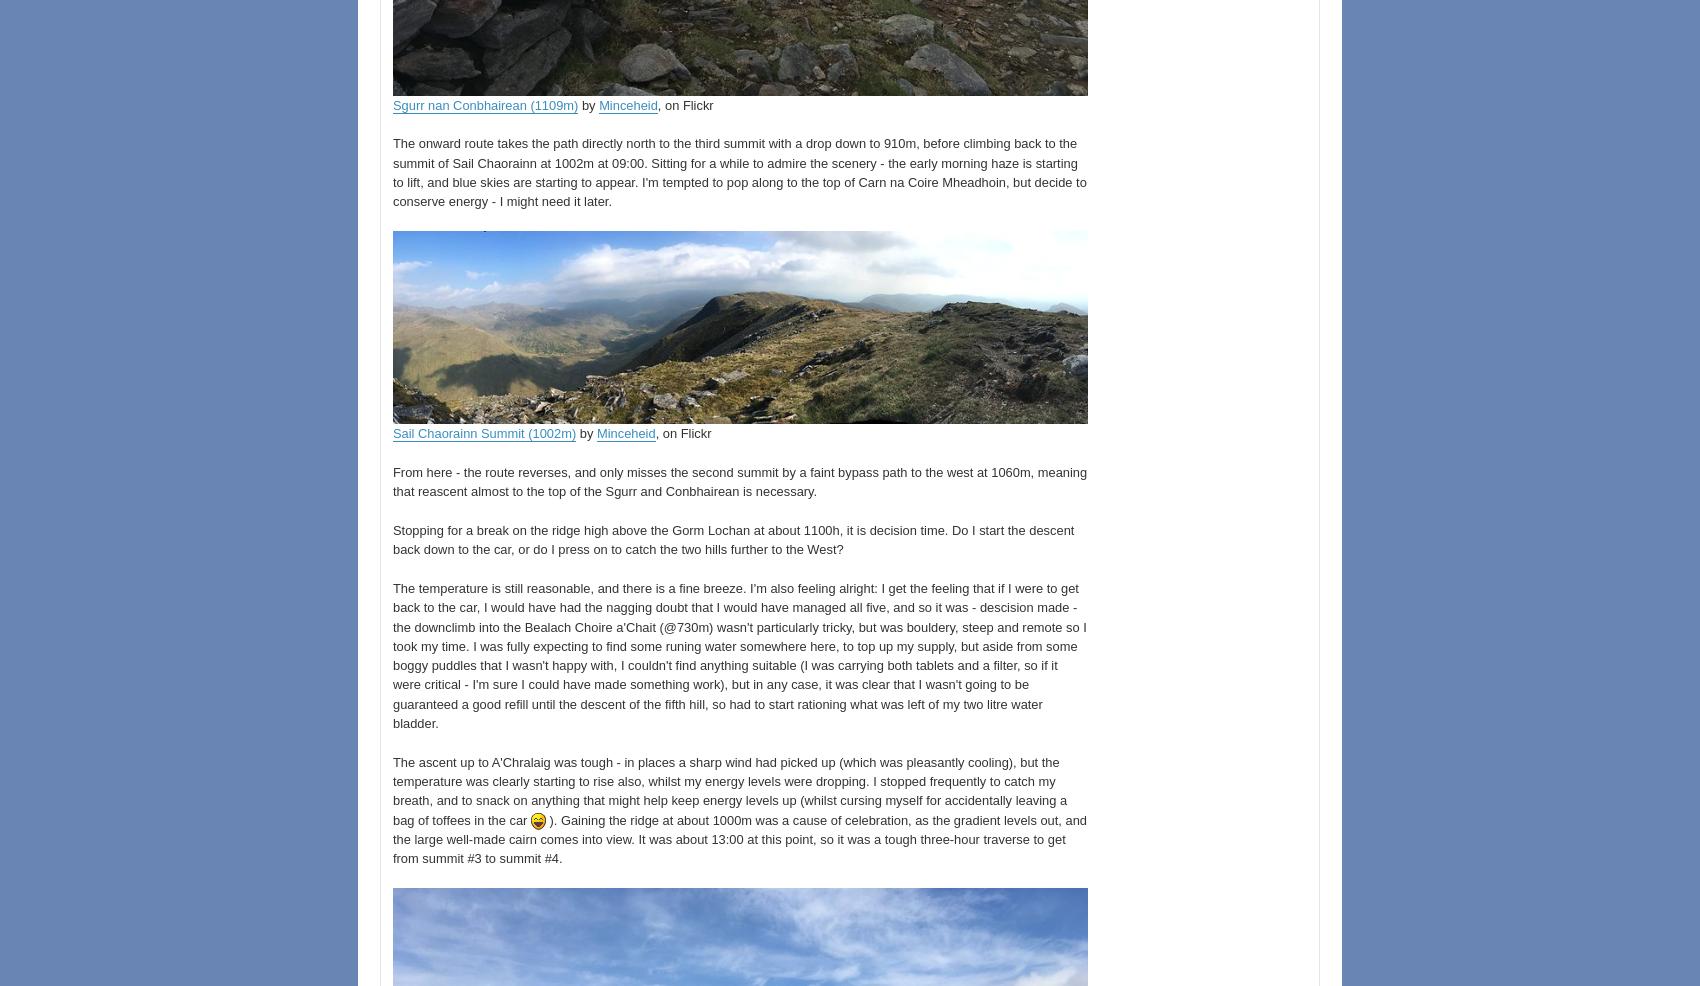 The image size is (1700, 986). Describe the element at coordinates (392, 837) in the screenshot. I see `'). Gaining the ridge at about 1000m was a cause of celebration, as the gradient levels out, and the large well-made cairn comes into view. It was about 13:00 at this point, so it was a tough three-hour traverse to get from summit #3 to summit #4.'` at that location.